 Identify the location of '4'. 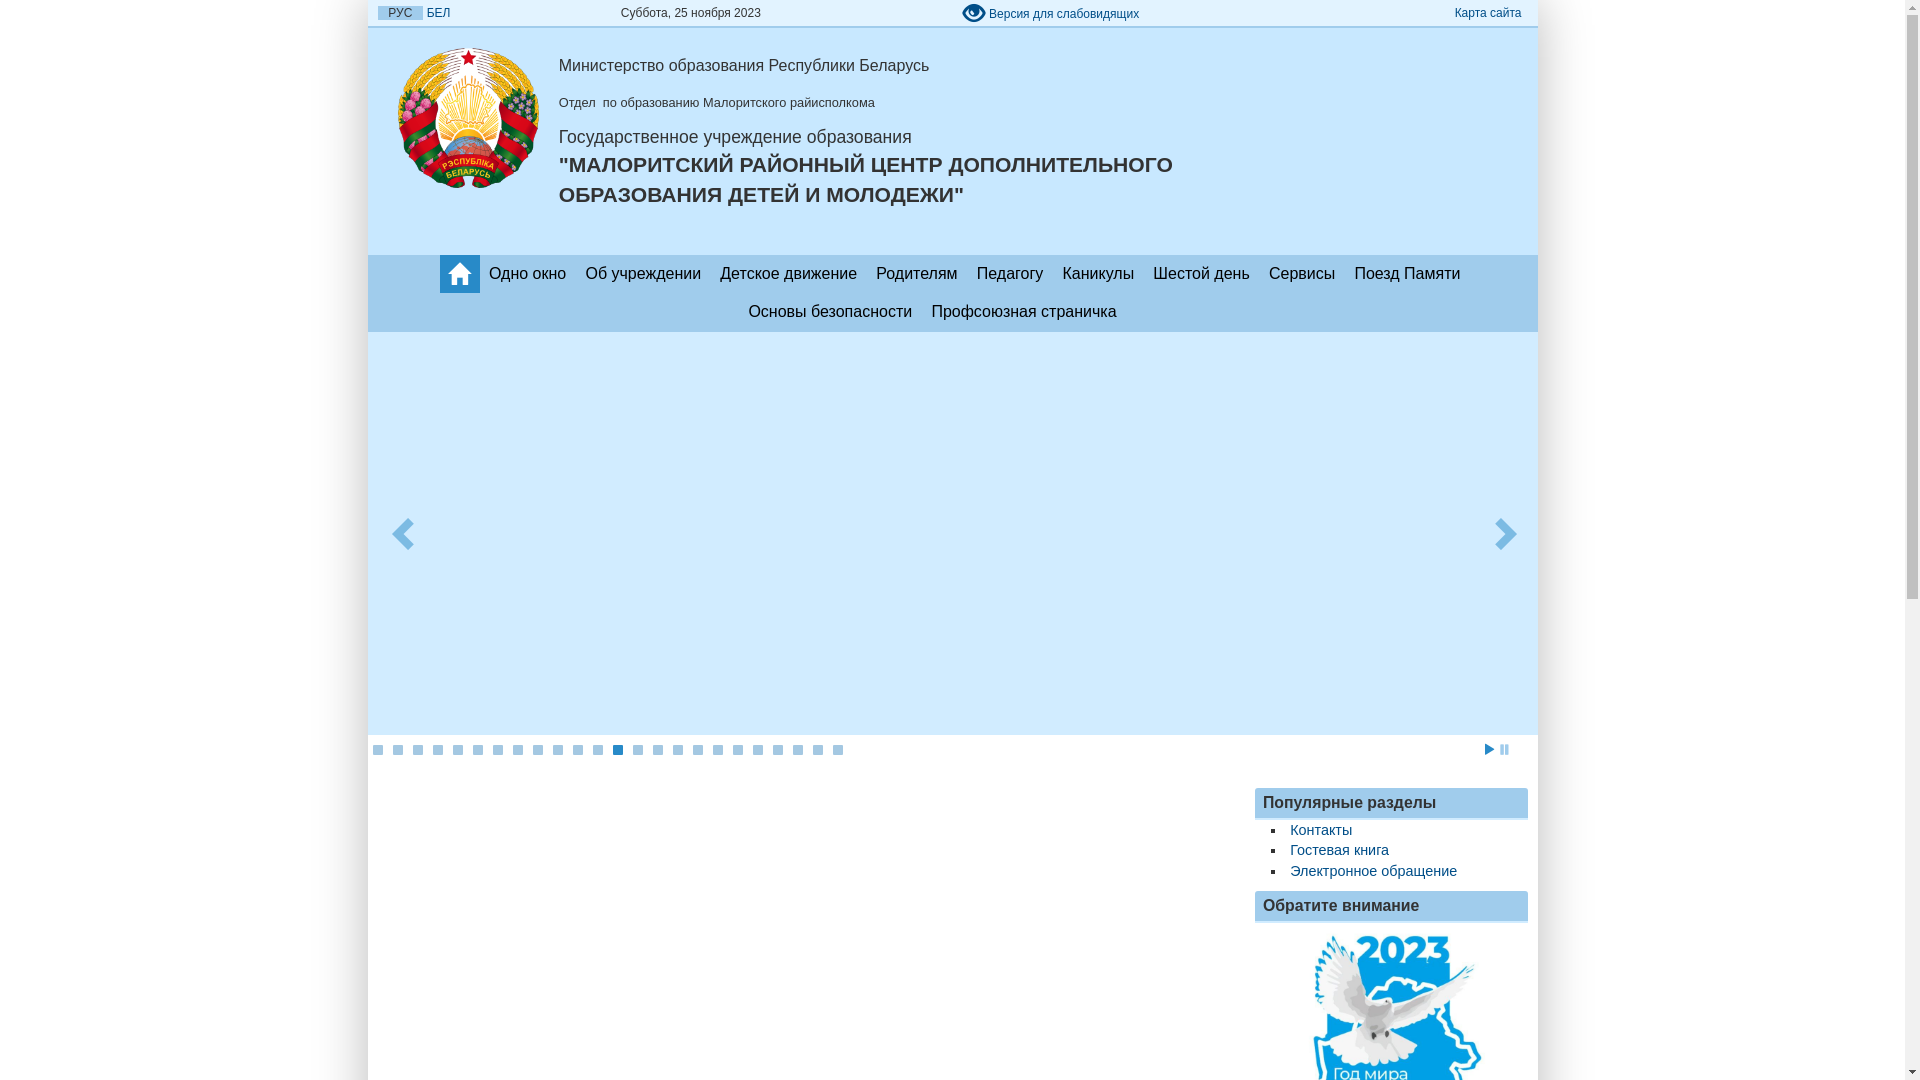
(435, 749).